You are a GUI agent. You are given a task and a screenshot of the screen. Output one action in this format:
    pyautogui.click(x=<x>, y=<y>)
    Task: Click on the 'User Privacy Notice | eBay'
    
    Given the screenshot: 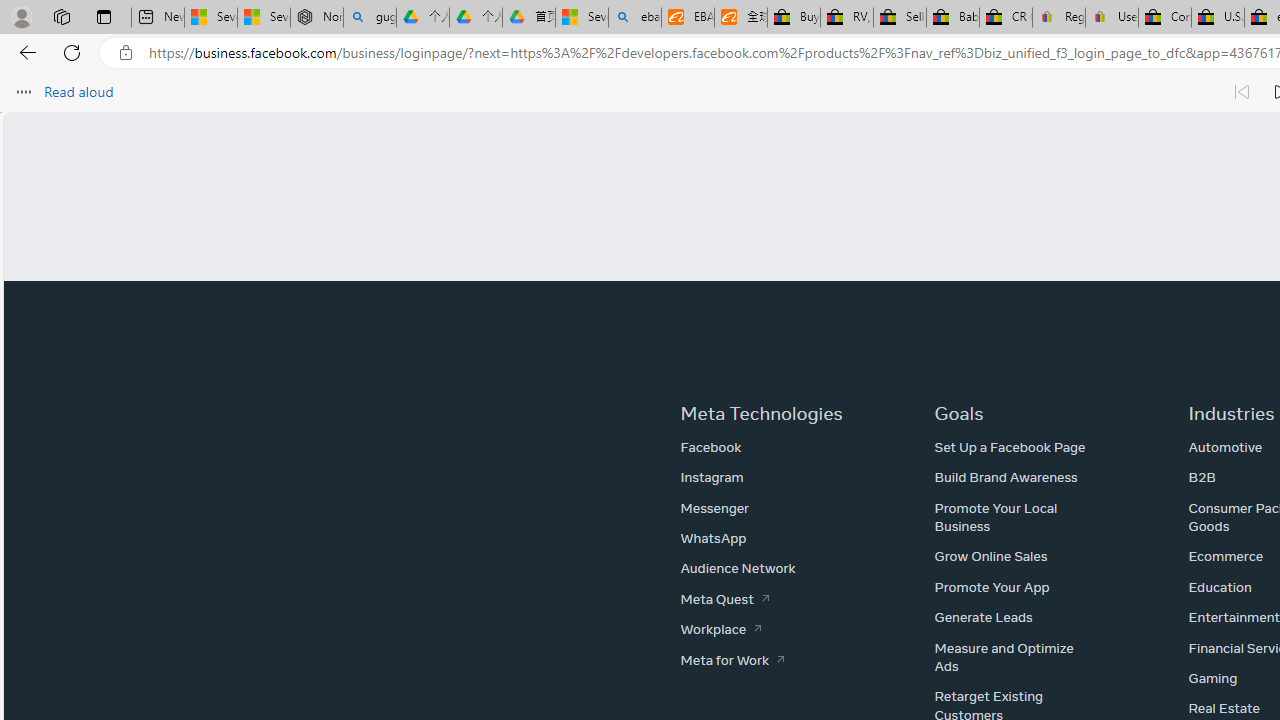 What is the action you would take?
    pyautogui.click(x=1110, y=17)
    